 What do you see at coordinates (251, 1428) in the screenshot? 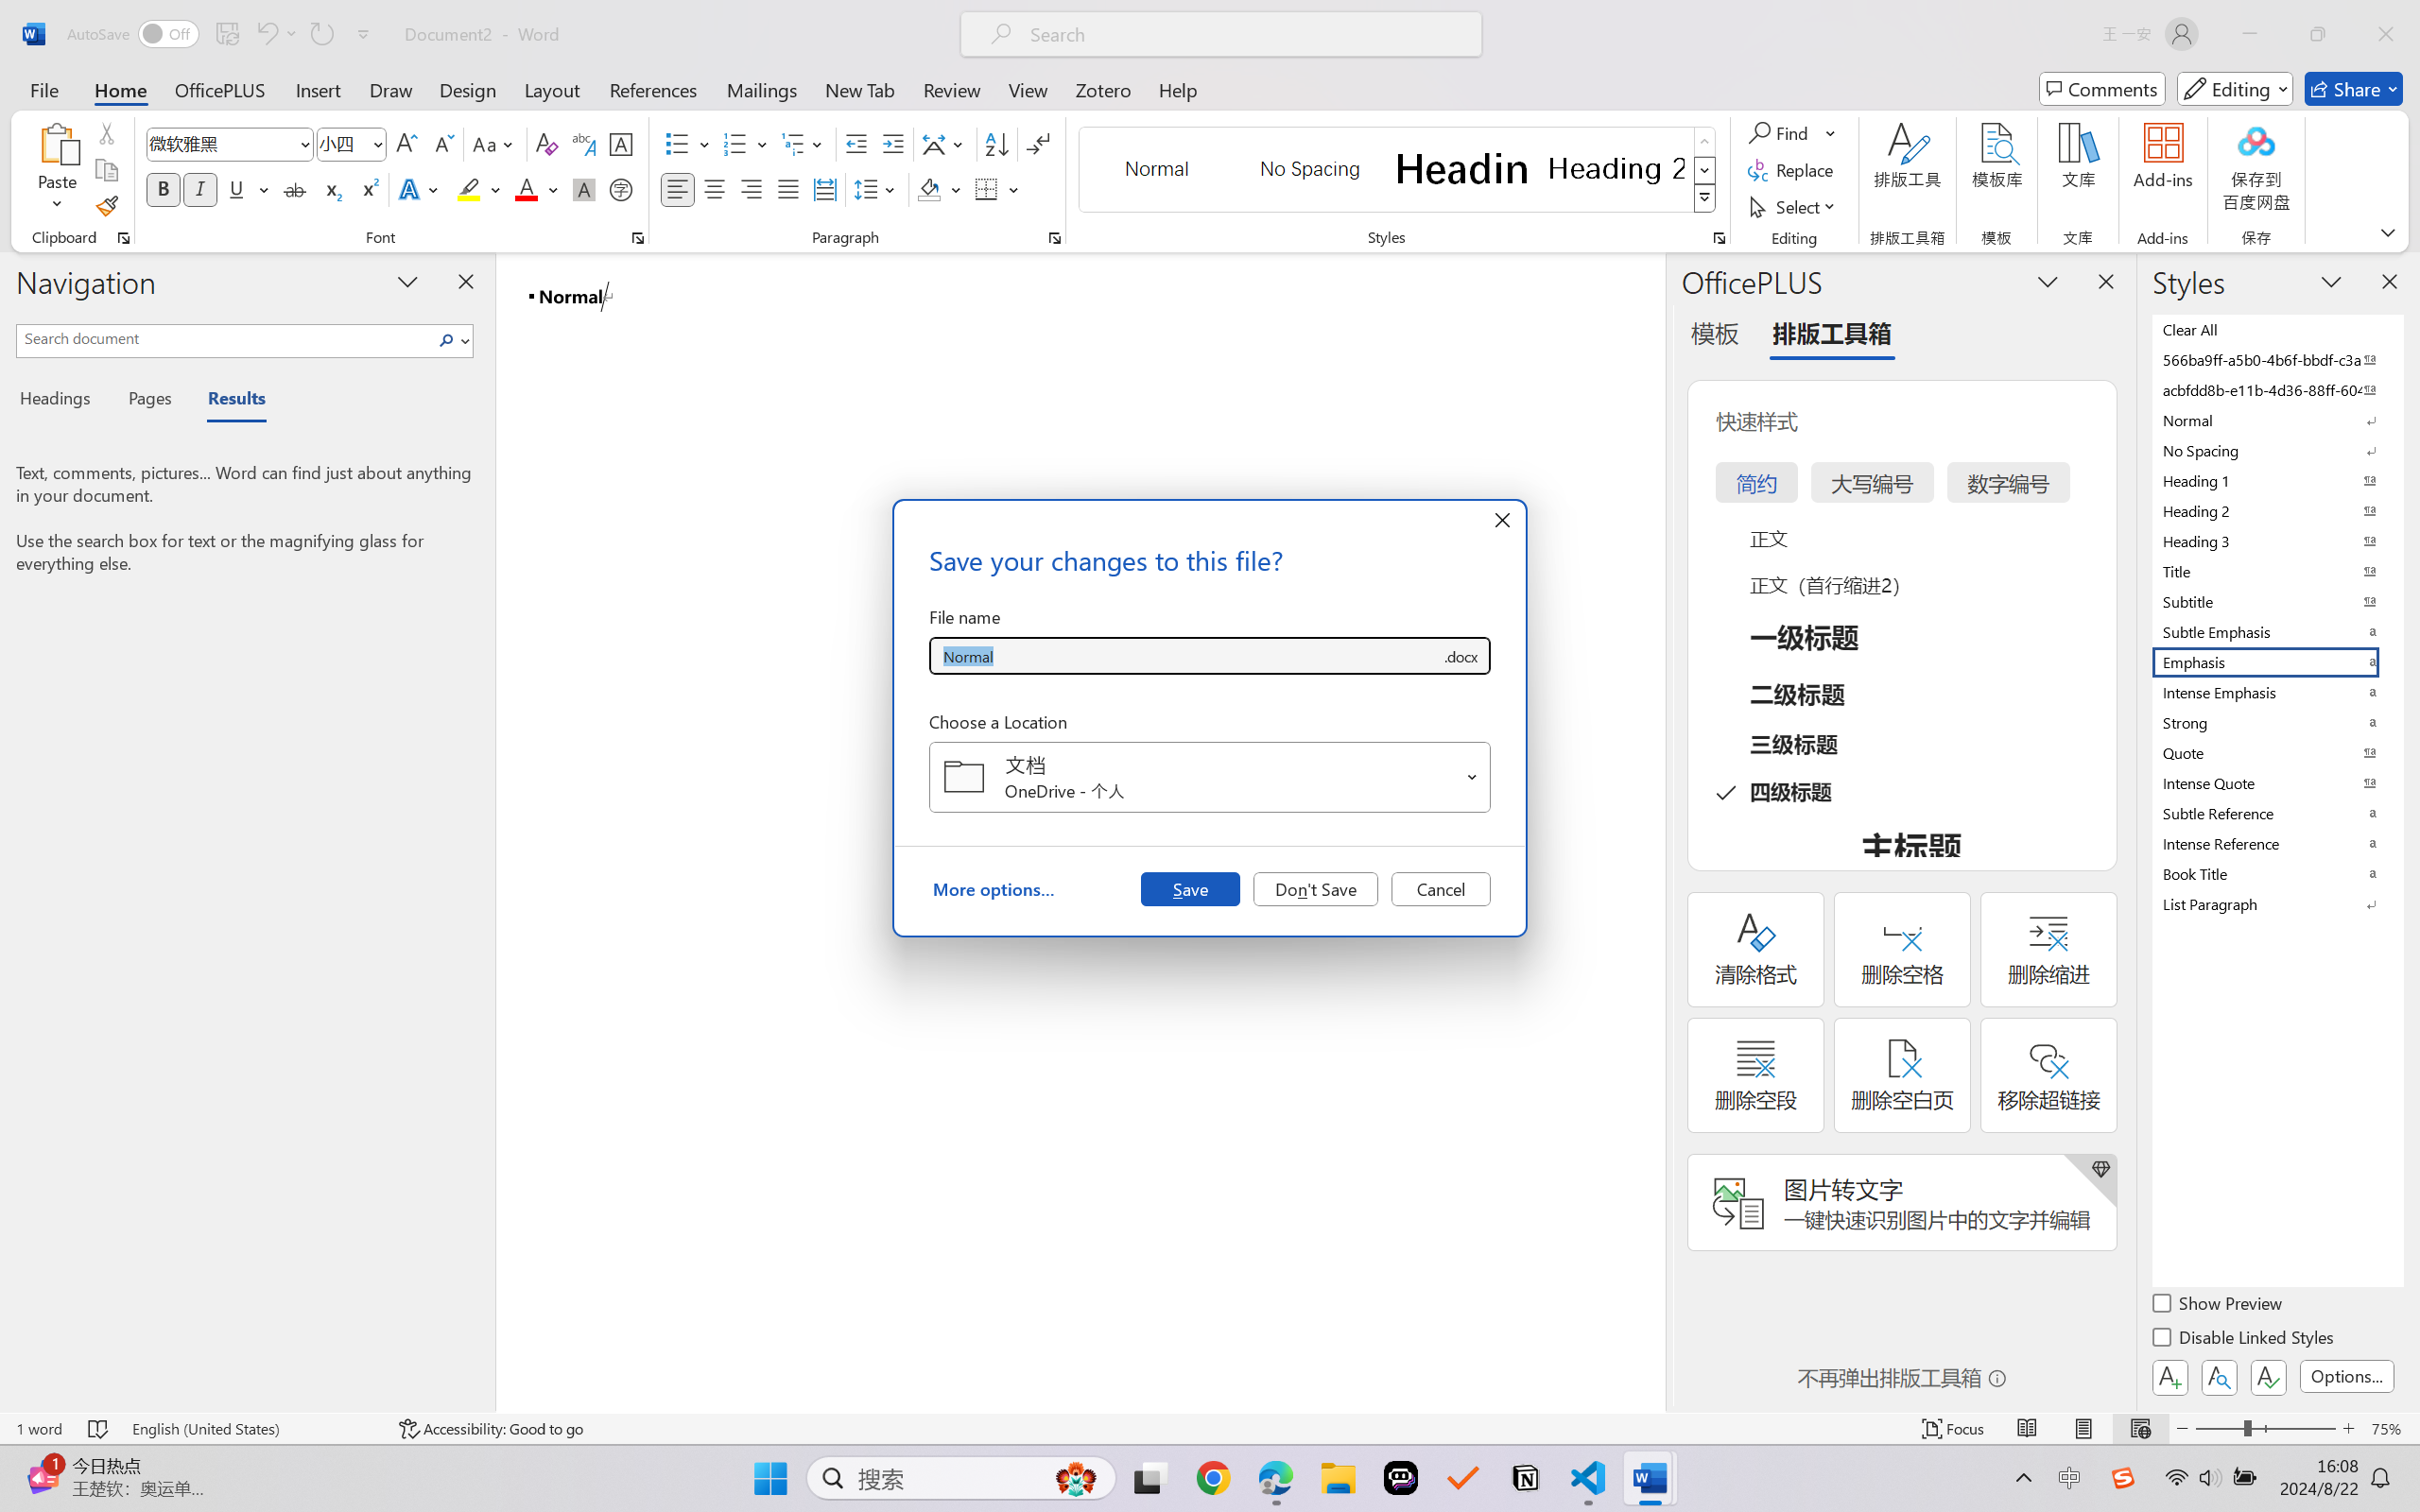
I see `'Language English (United States)'` at bounding box center [251, 1428].